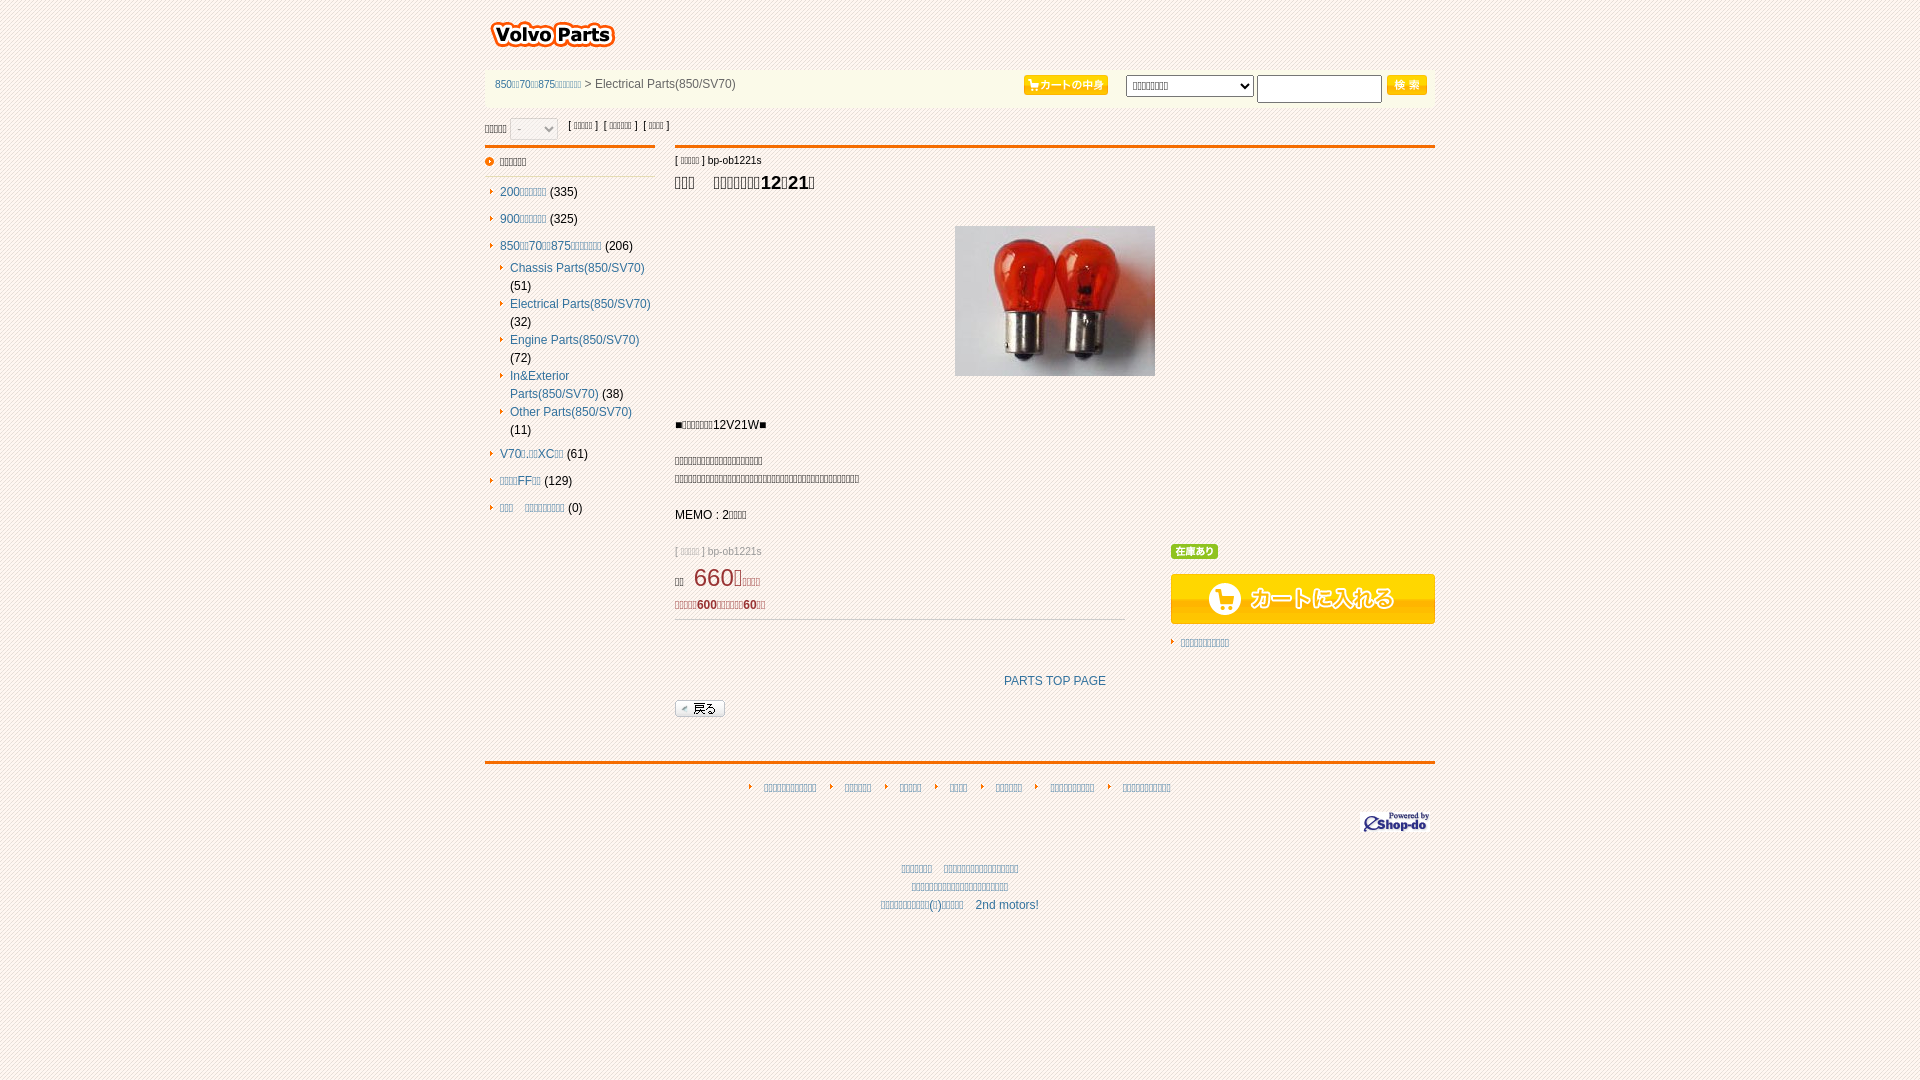 This screenshot has height=1080, width=1920. Describe the element at coordinates (579, 304) in the screenshot. I see `'Electrical Parts(850/SV70)'` at that location.